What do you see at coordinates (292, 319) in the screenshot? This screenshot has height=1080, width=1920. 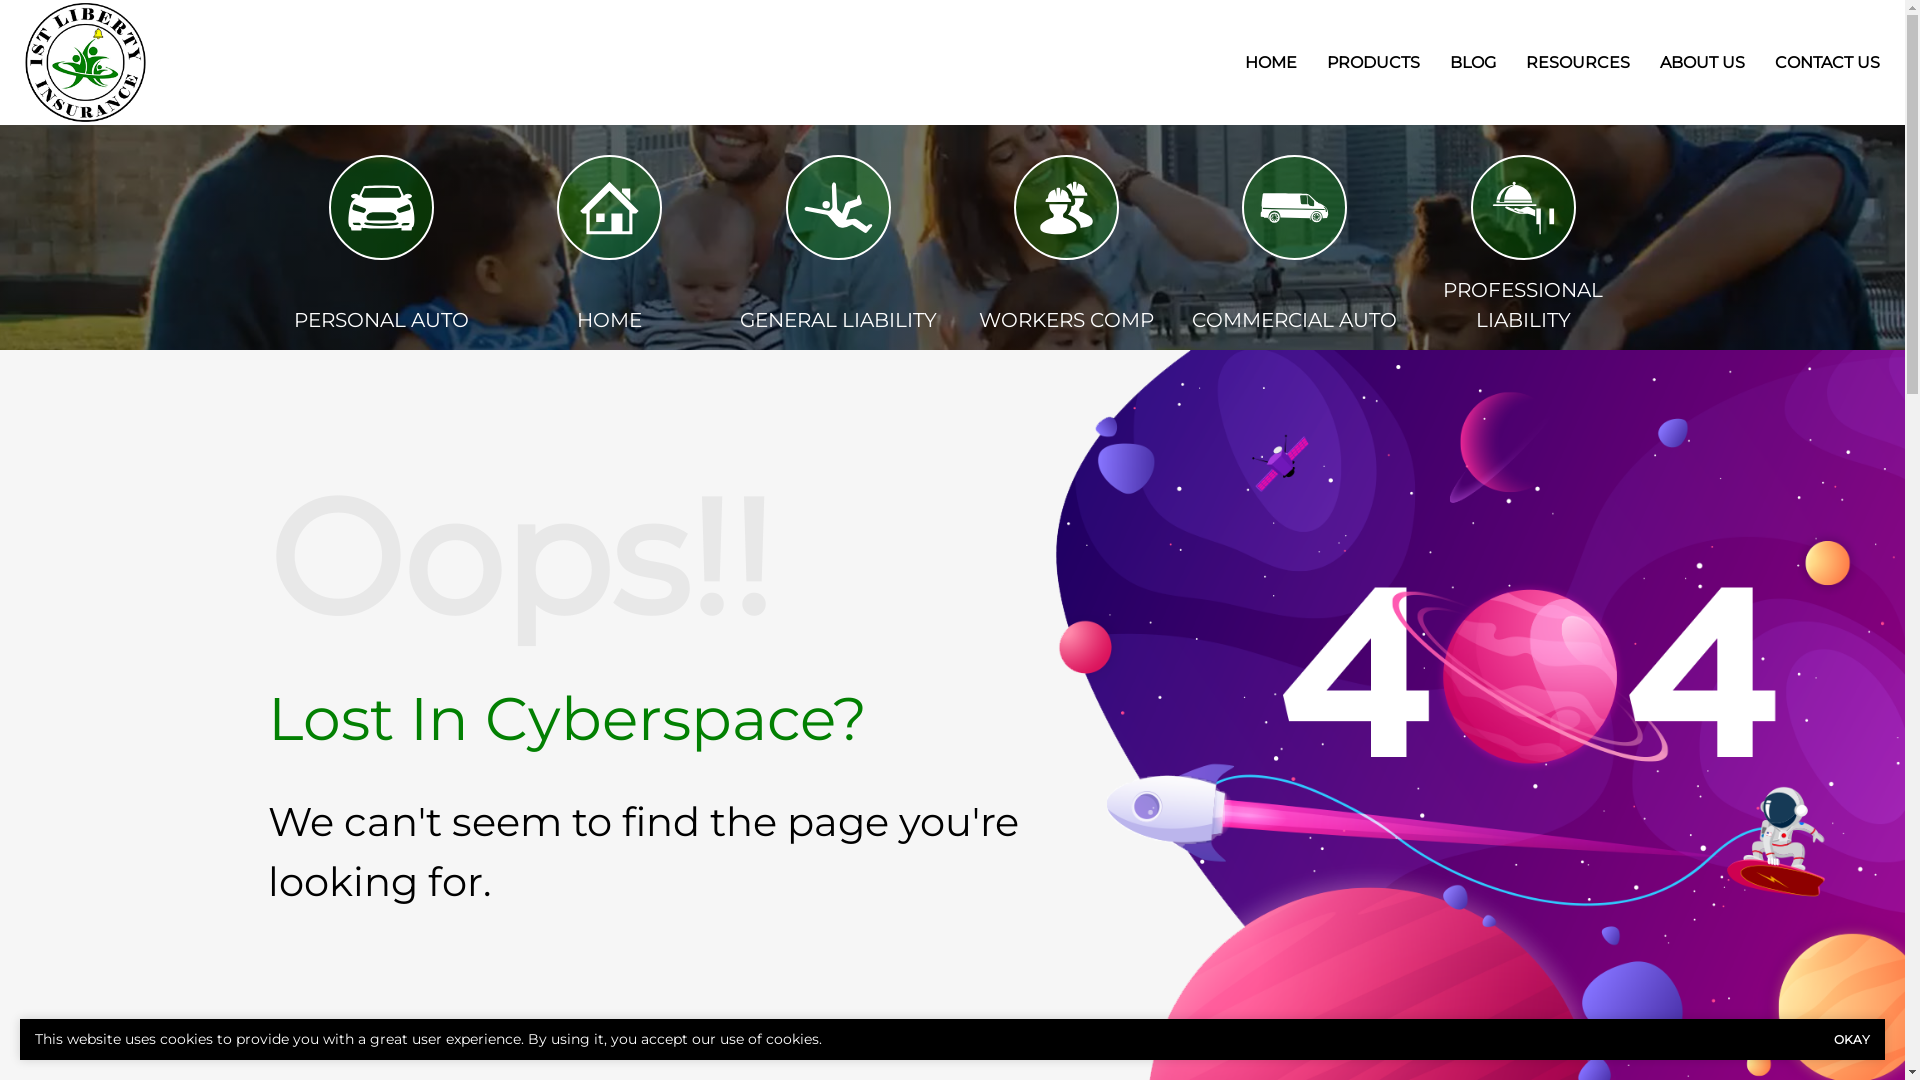 I see `'PERSONAL AUTO'` at bounding box center [292, 319].